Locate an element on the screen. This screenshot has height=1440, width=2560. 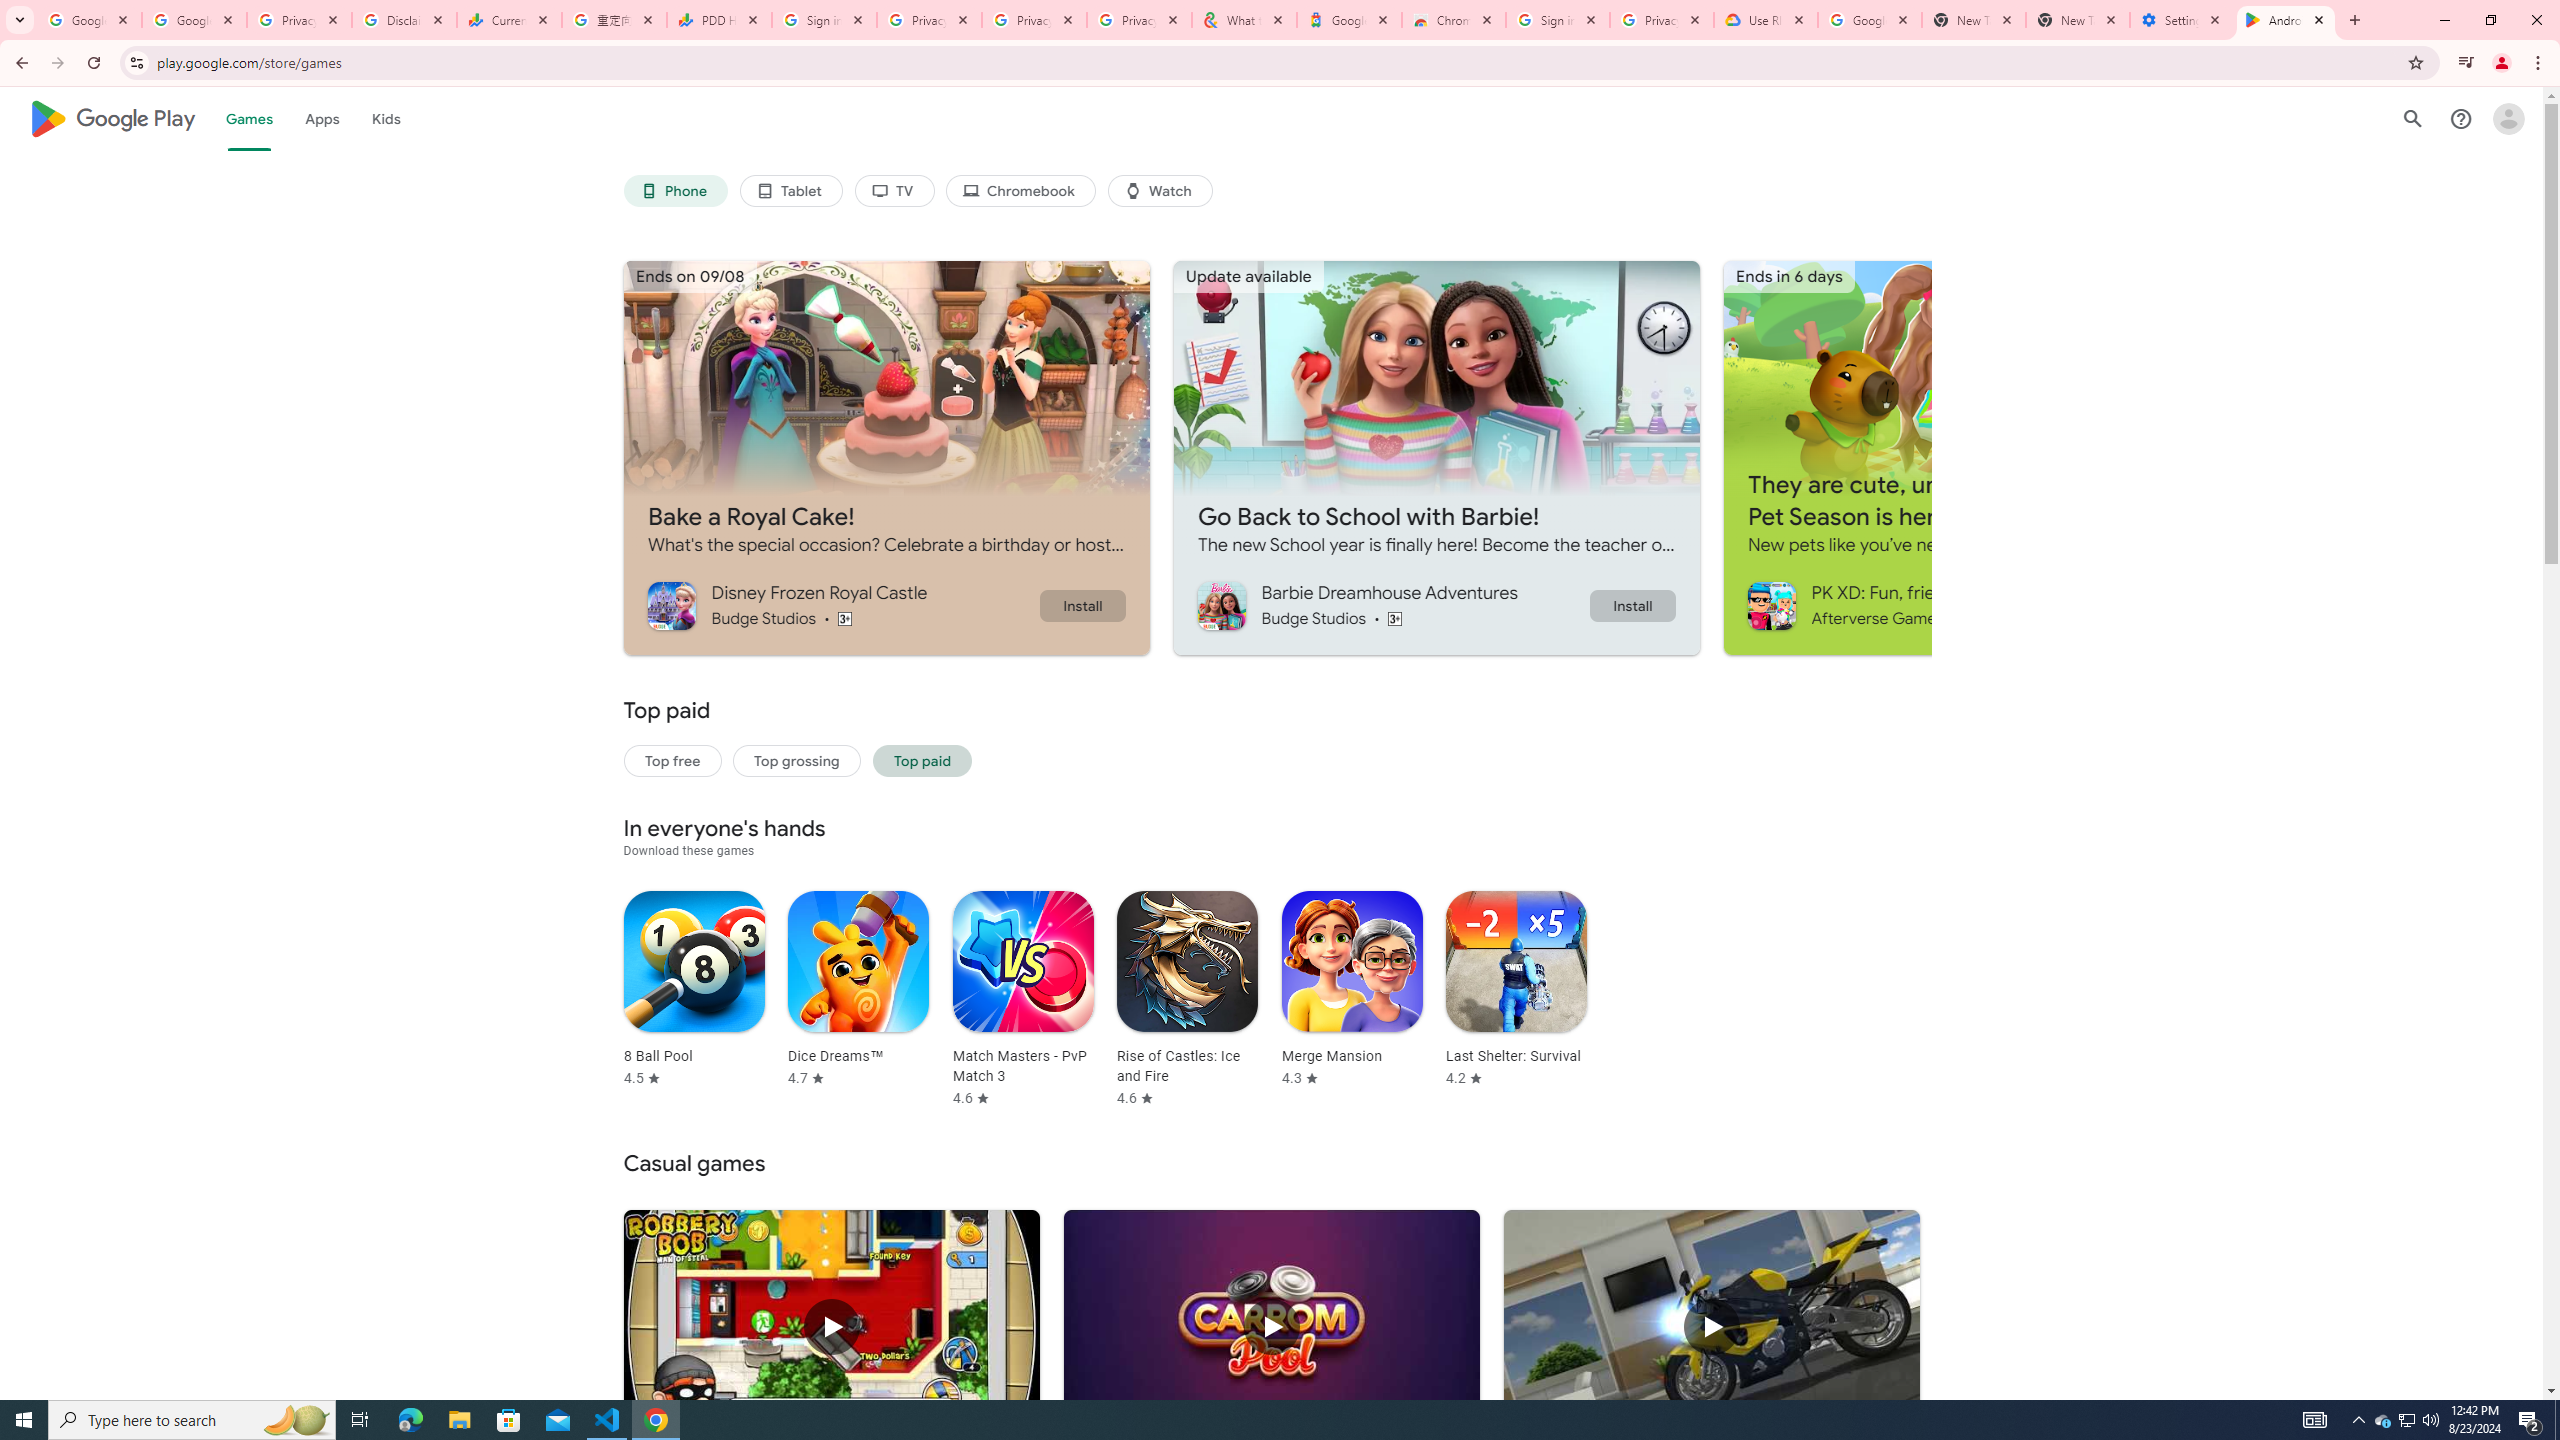
'Android Apps on Google Play' is located at coordinates (2286, 19).